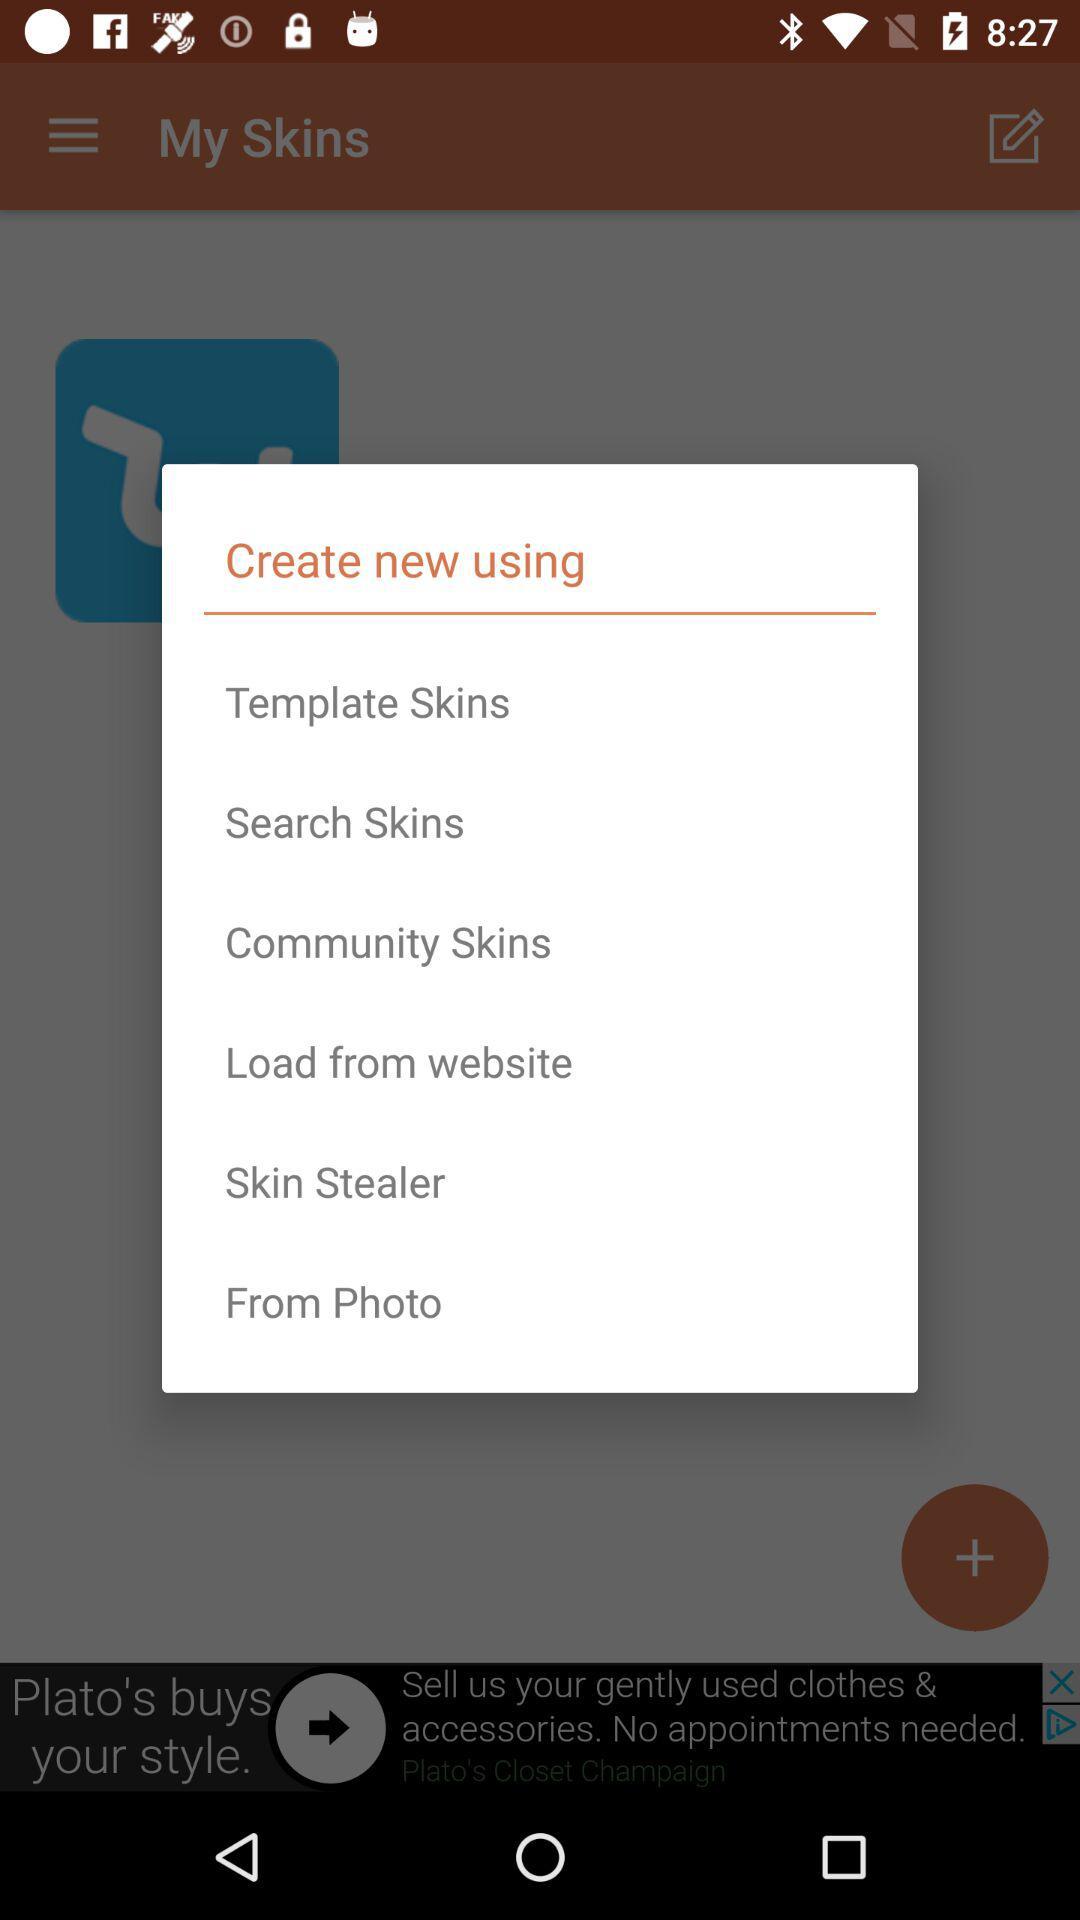 Image resolution: width=1080 pixels, height=1920 pixels. What do you see at coordinates (540, 1181) in the screenshot?
I see `the skin stealer` at bounding box center [540, 1181].